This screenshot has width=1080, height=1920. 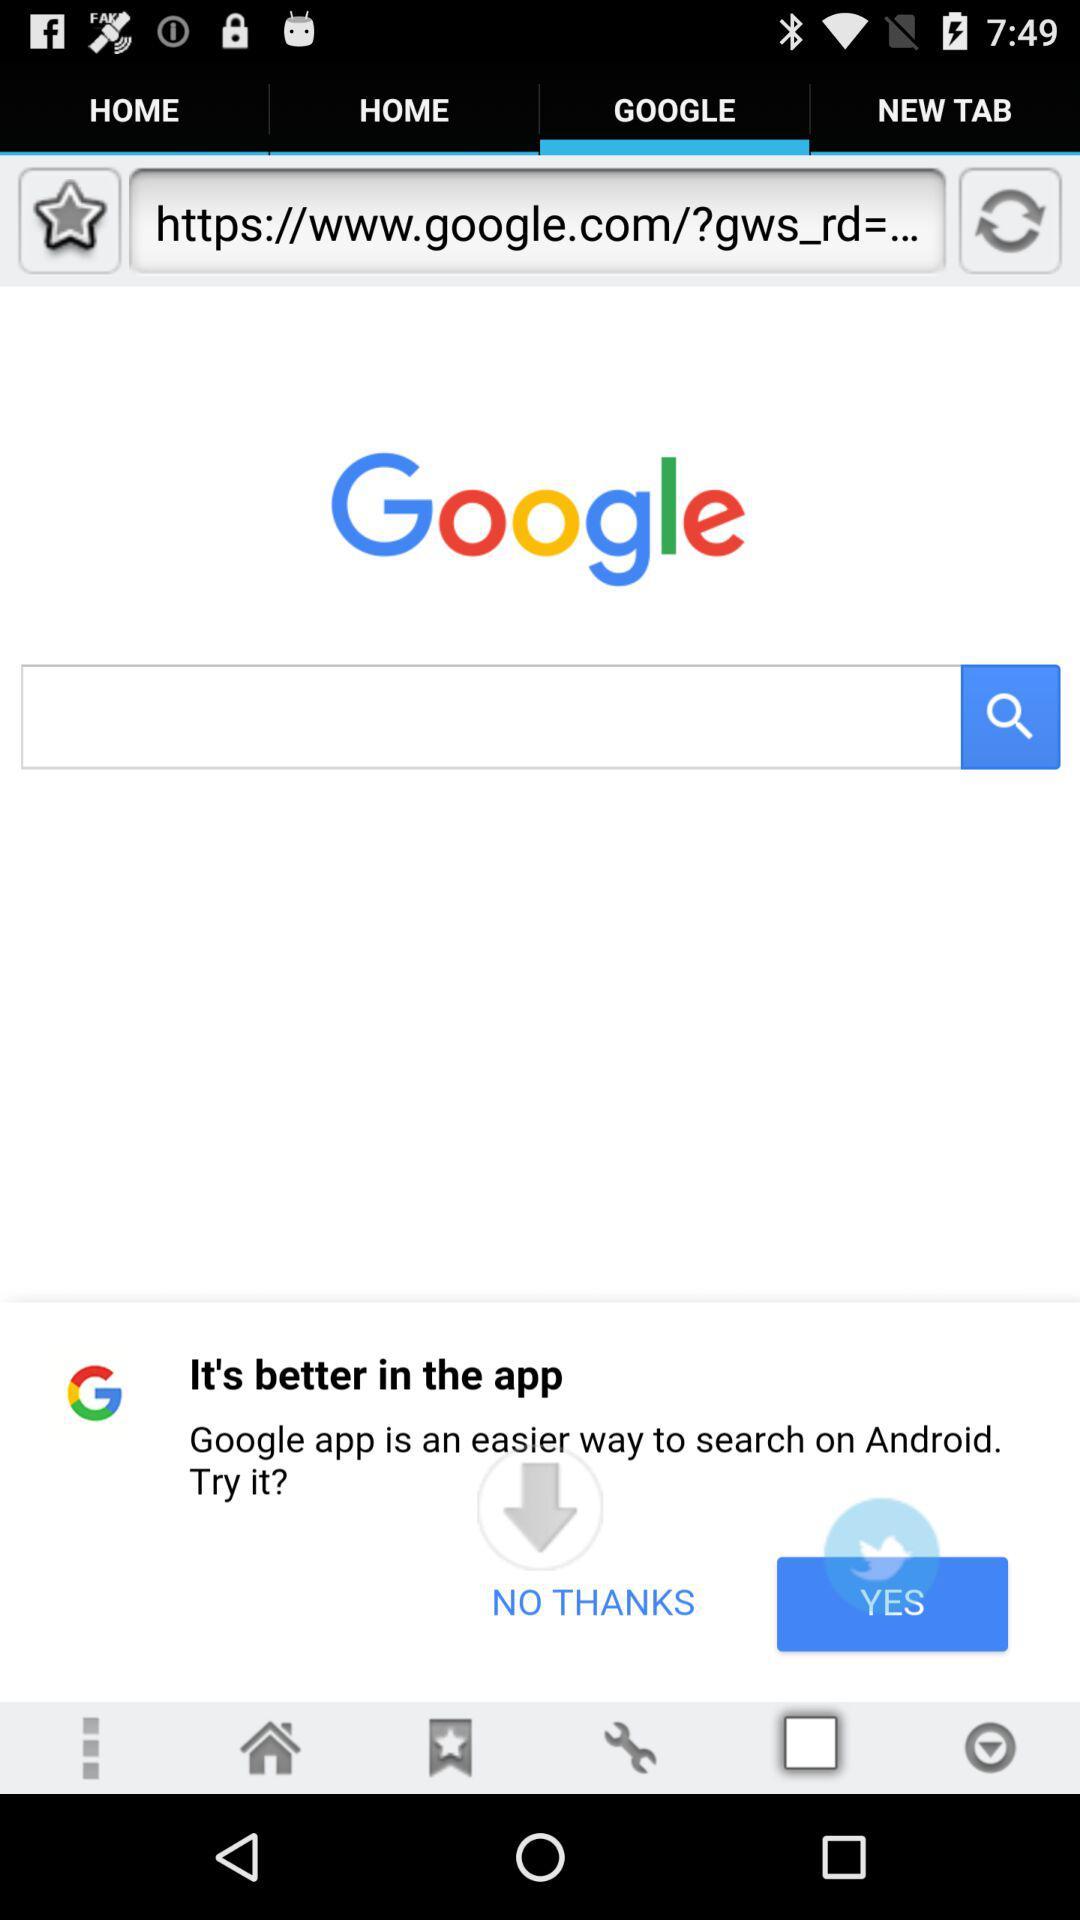 I want to click on the tab home on the web page, so click(x=404, y=108).